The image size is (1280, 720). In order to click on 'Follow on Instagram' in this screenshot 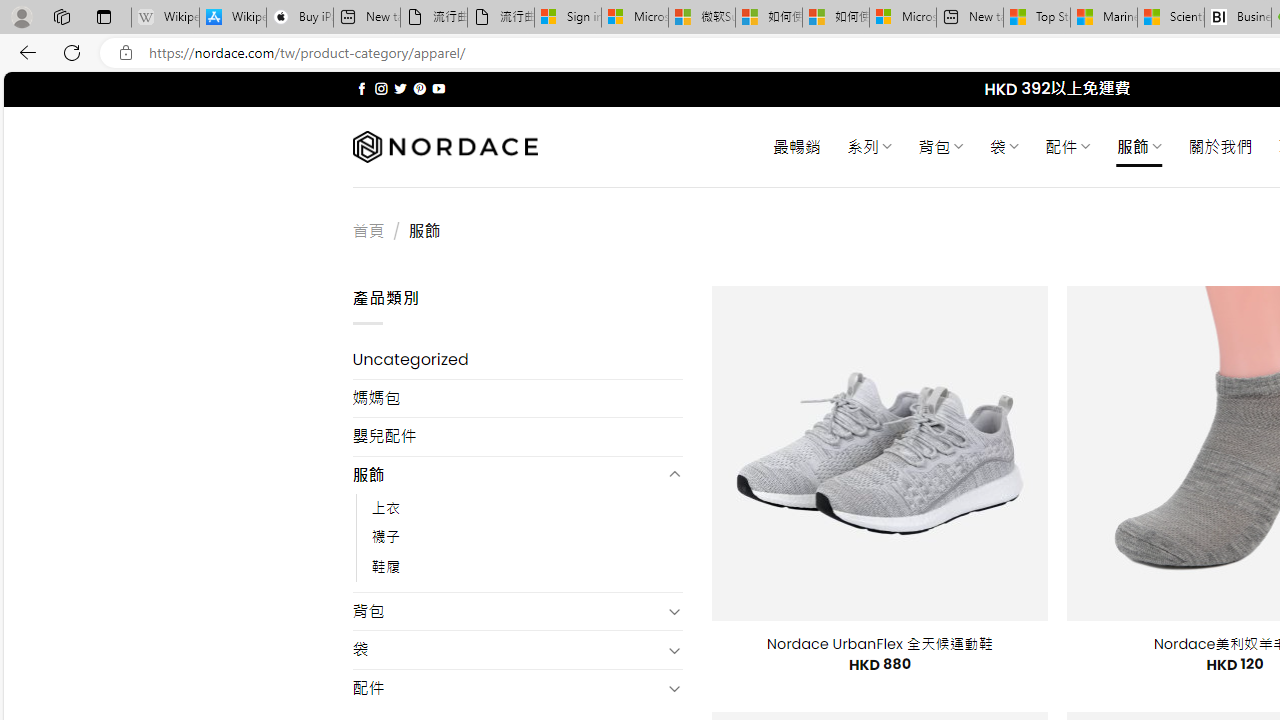, I will do `click(381, 88)`.